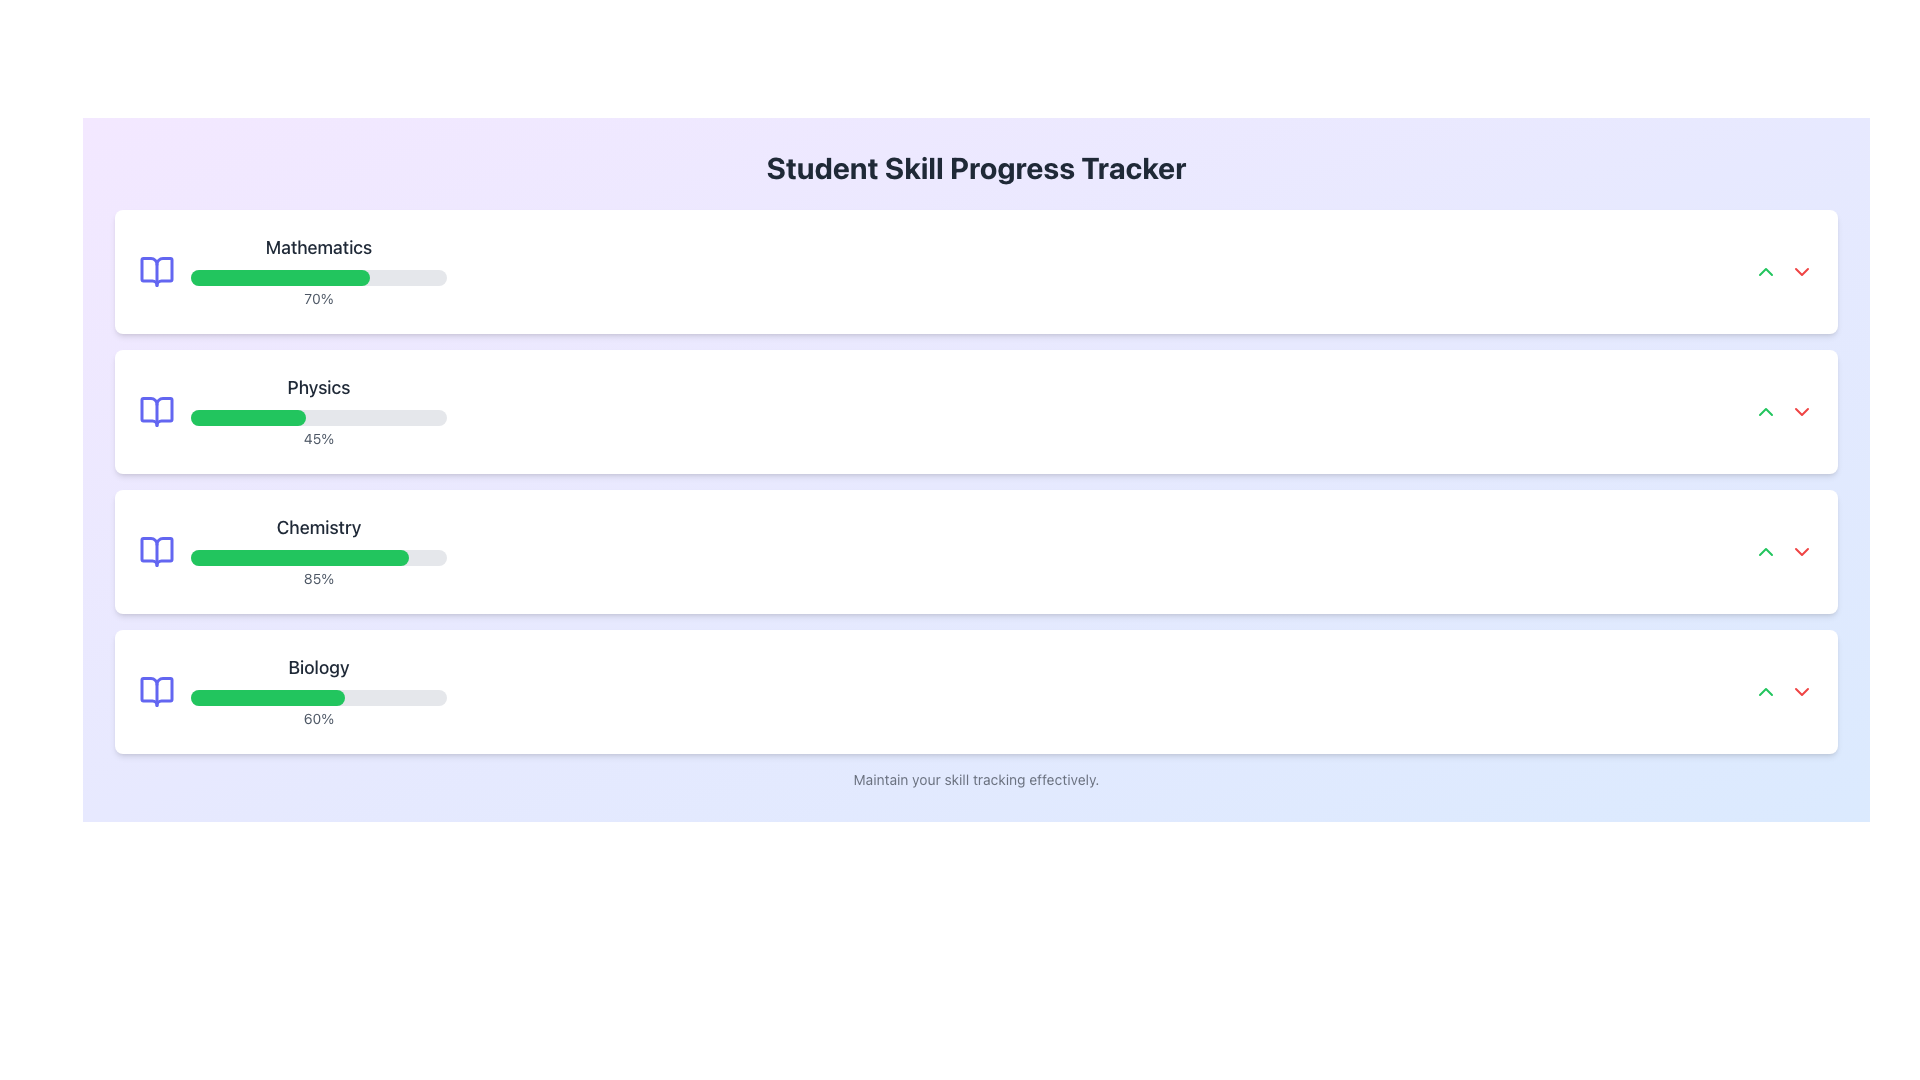 The height and width of the screenshot is (1080, 1920). What do you see at coordinates (266, 697) in the screenshot?
I see `the green progress bar segment within the Biology section, which is the fourth element from the top in the vertical list` at bounding box center [266, 697].